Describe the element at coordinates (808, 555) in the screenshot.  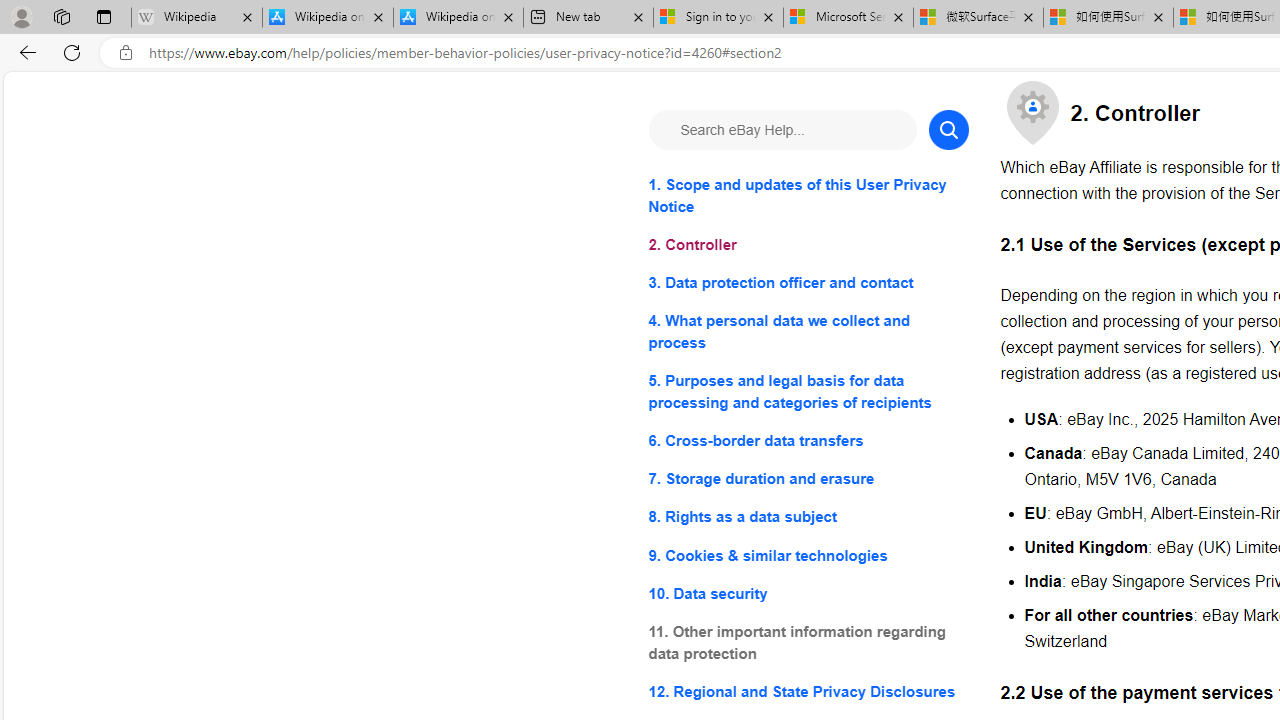
I see `'9. Cookies & similar technologies'` at that location.